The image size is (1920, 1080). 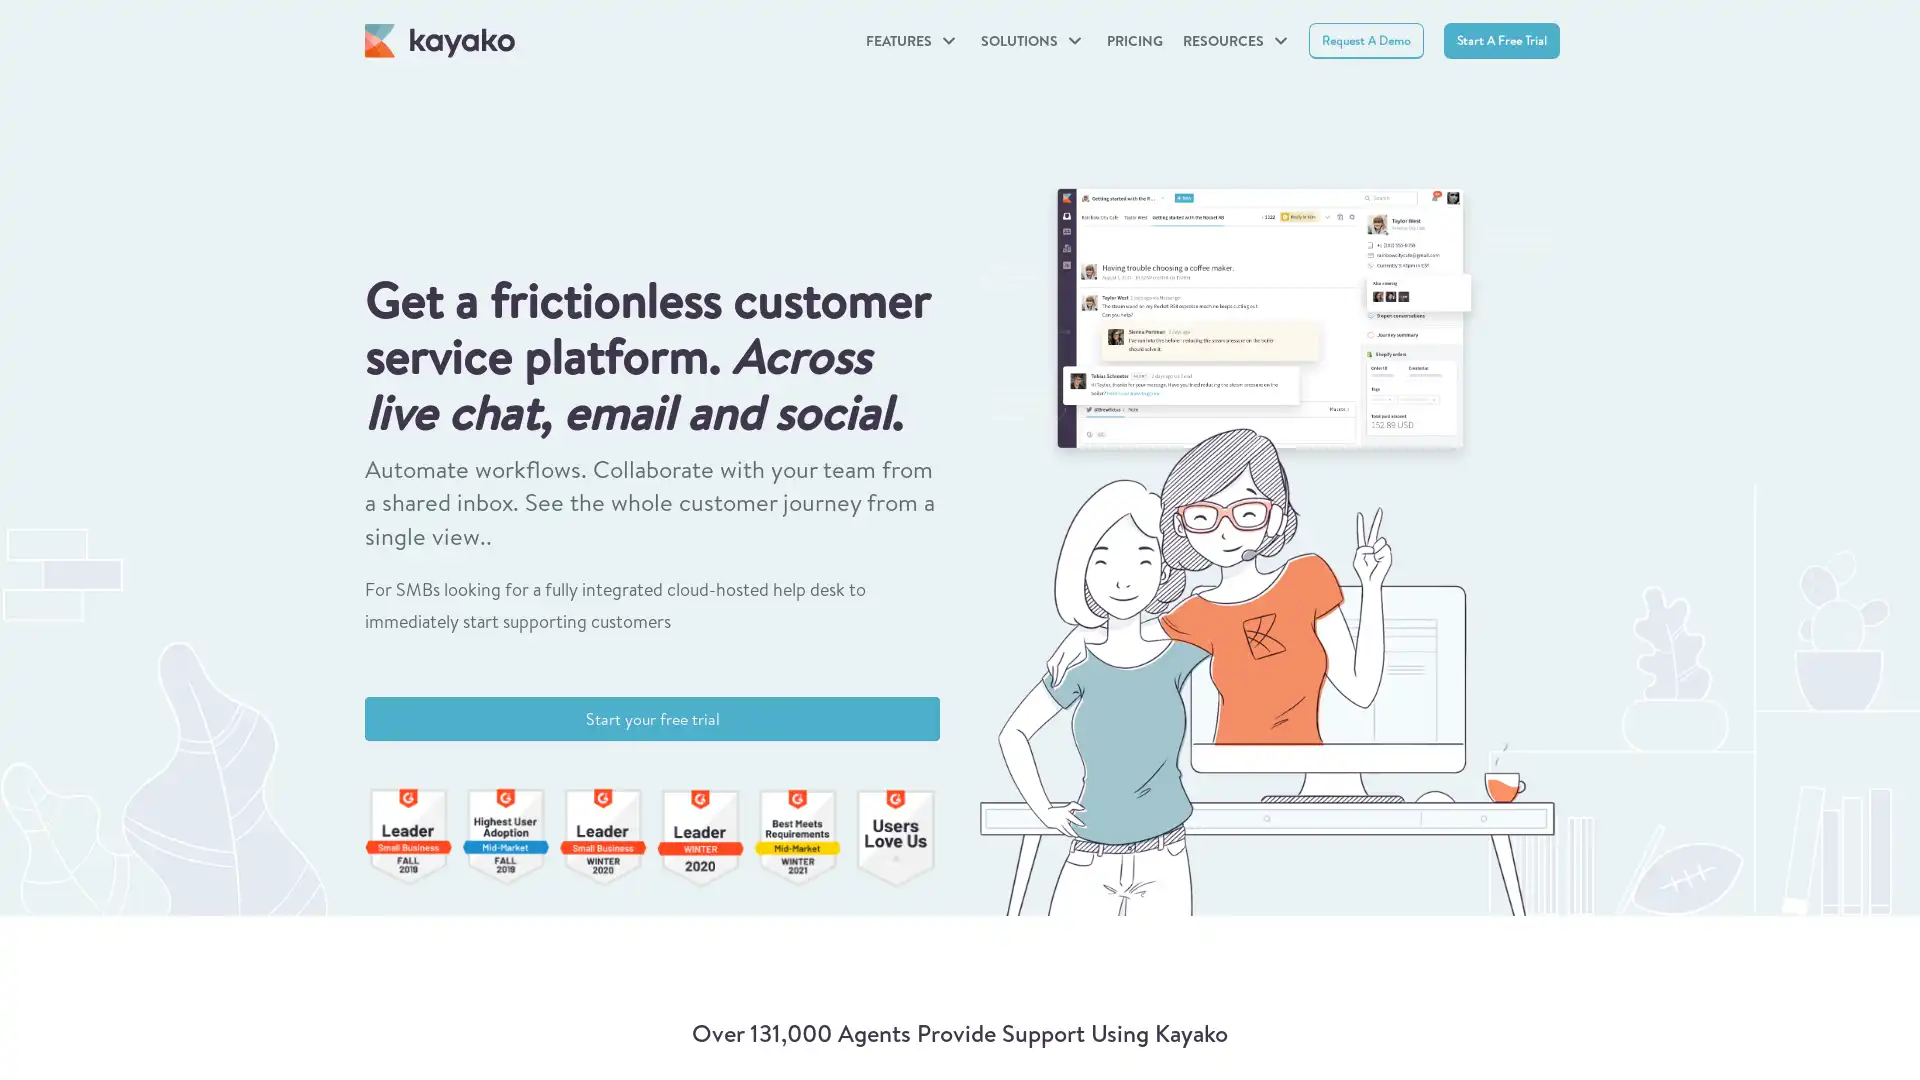 What do you see at coordinates (652, 717) in the screenshot?
I see `Start your free trial` at bounding box center [652, 717].